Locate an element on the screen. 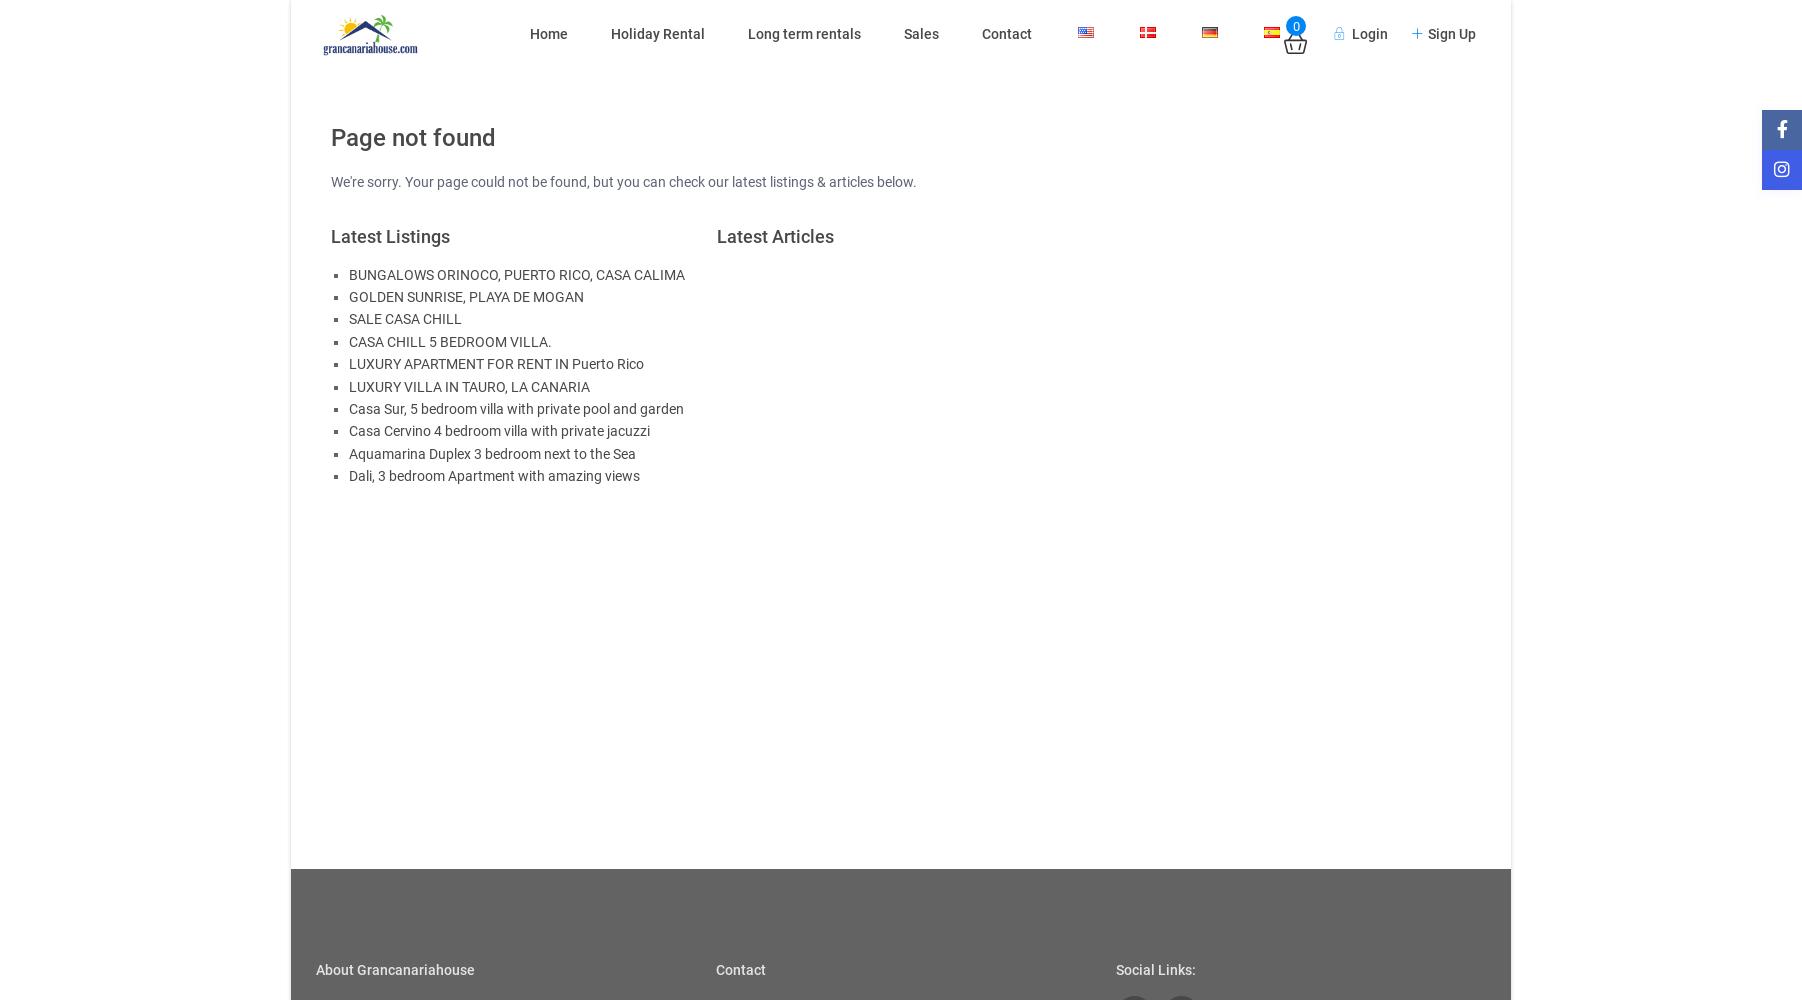 The image size is (1802, 1000). '0' is located at coordinates (1294, 25).